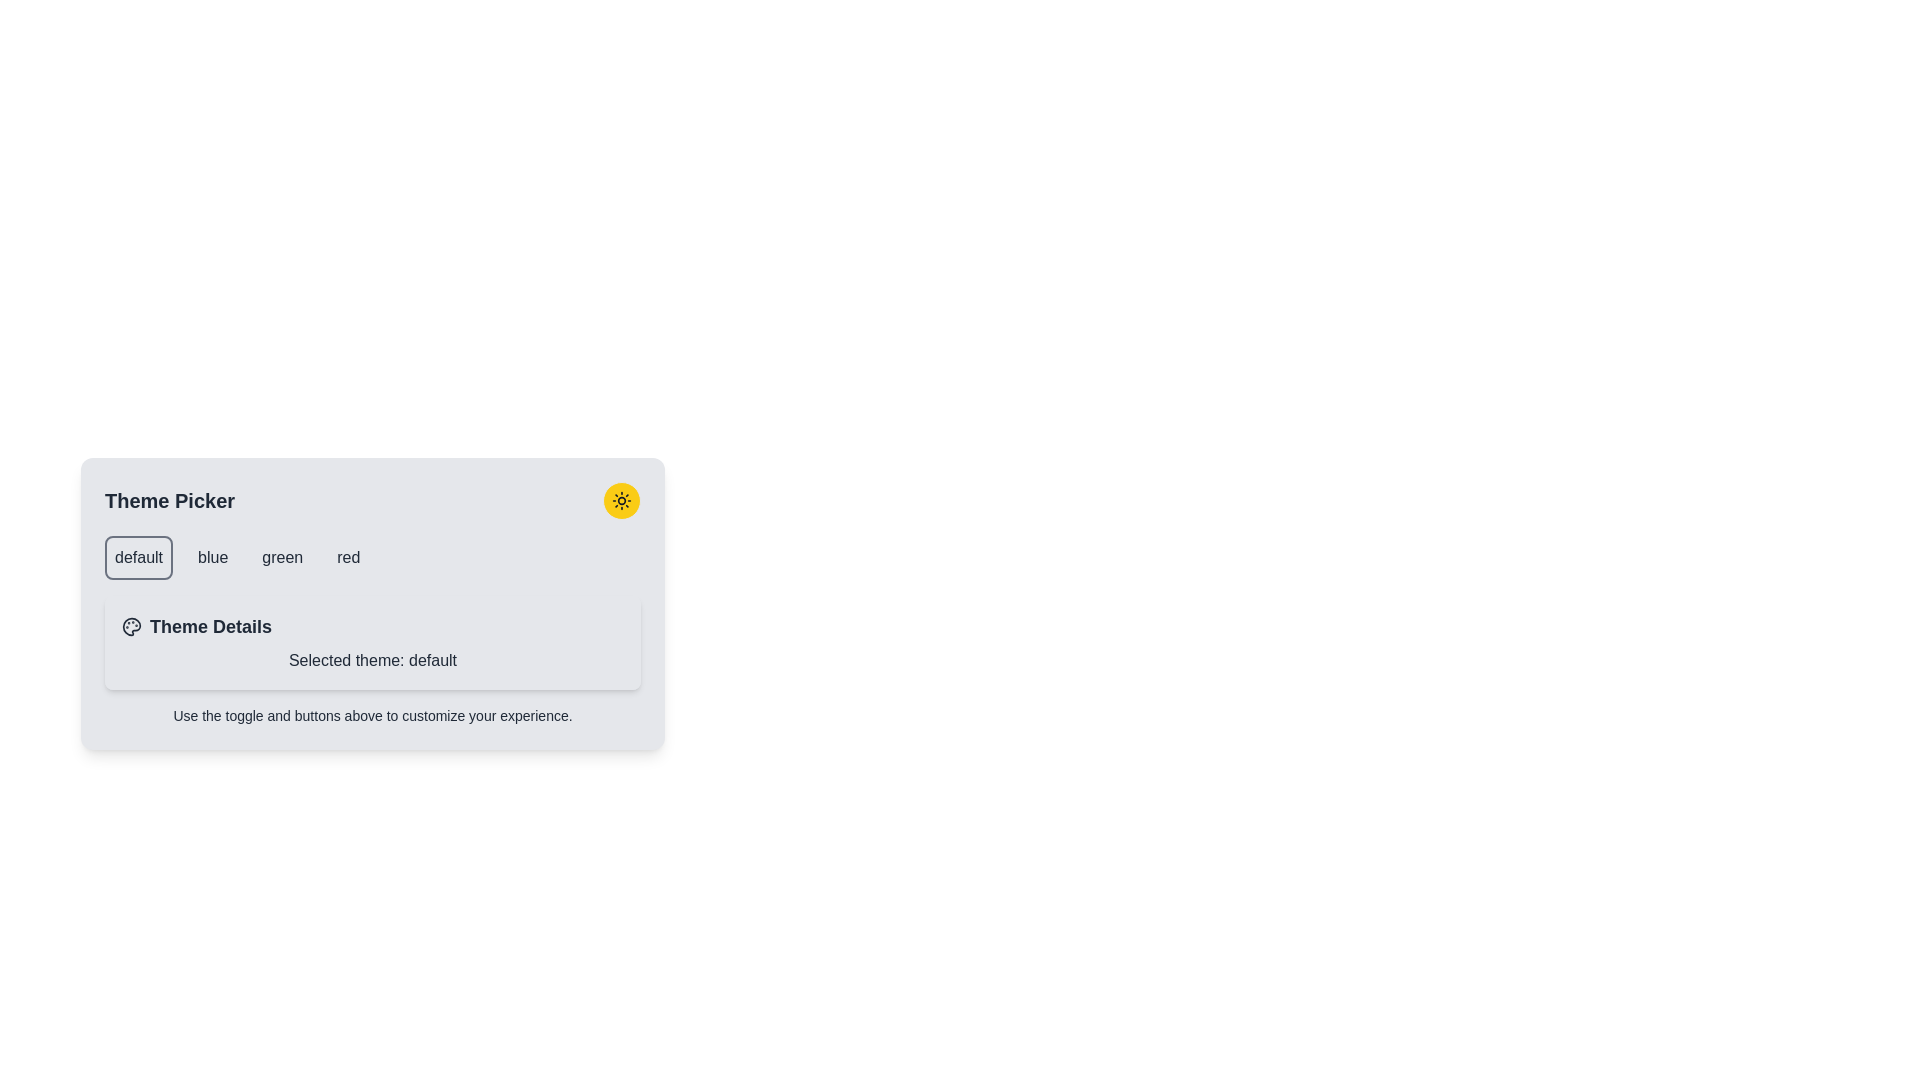 Image resolution: width=1920 pixels, height=1080 pixels. I want to click on the text label 'Theme Details', which is styled in bold, large font and located to the right of a palette icon, emphasizing its importance in the theme selection interface, so click(211, 626).